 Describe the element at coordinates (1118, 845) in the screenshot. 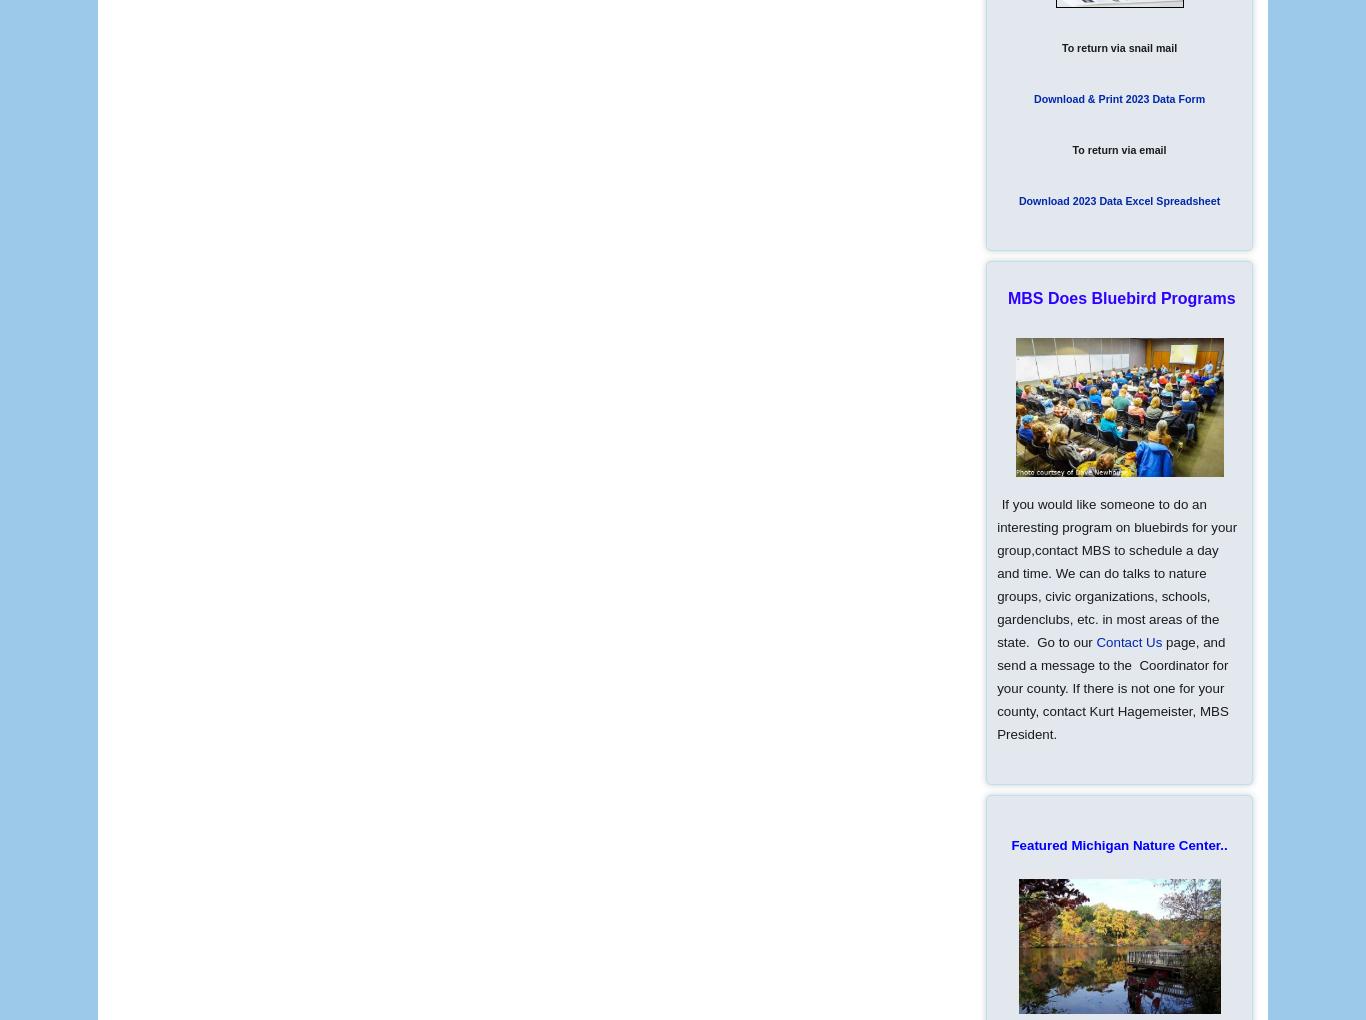

I see `'Featured Michigan Nature Center..'` at that location.